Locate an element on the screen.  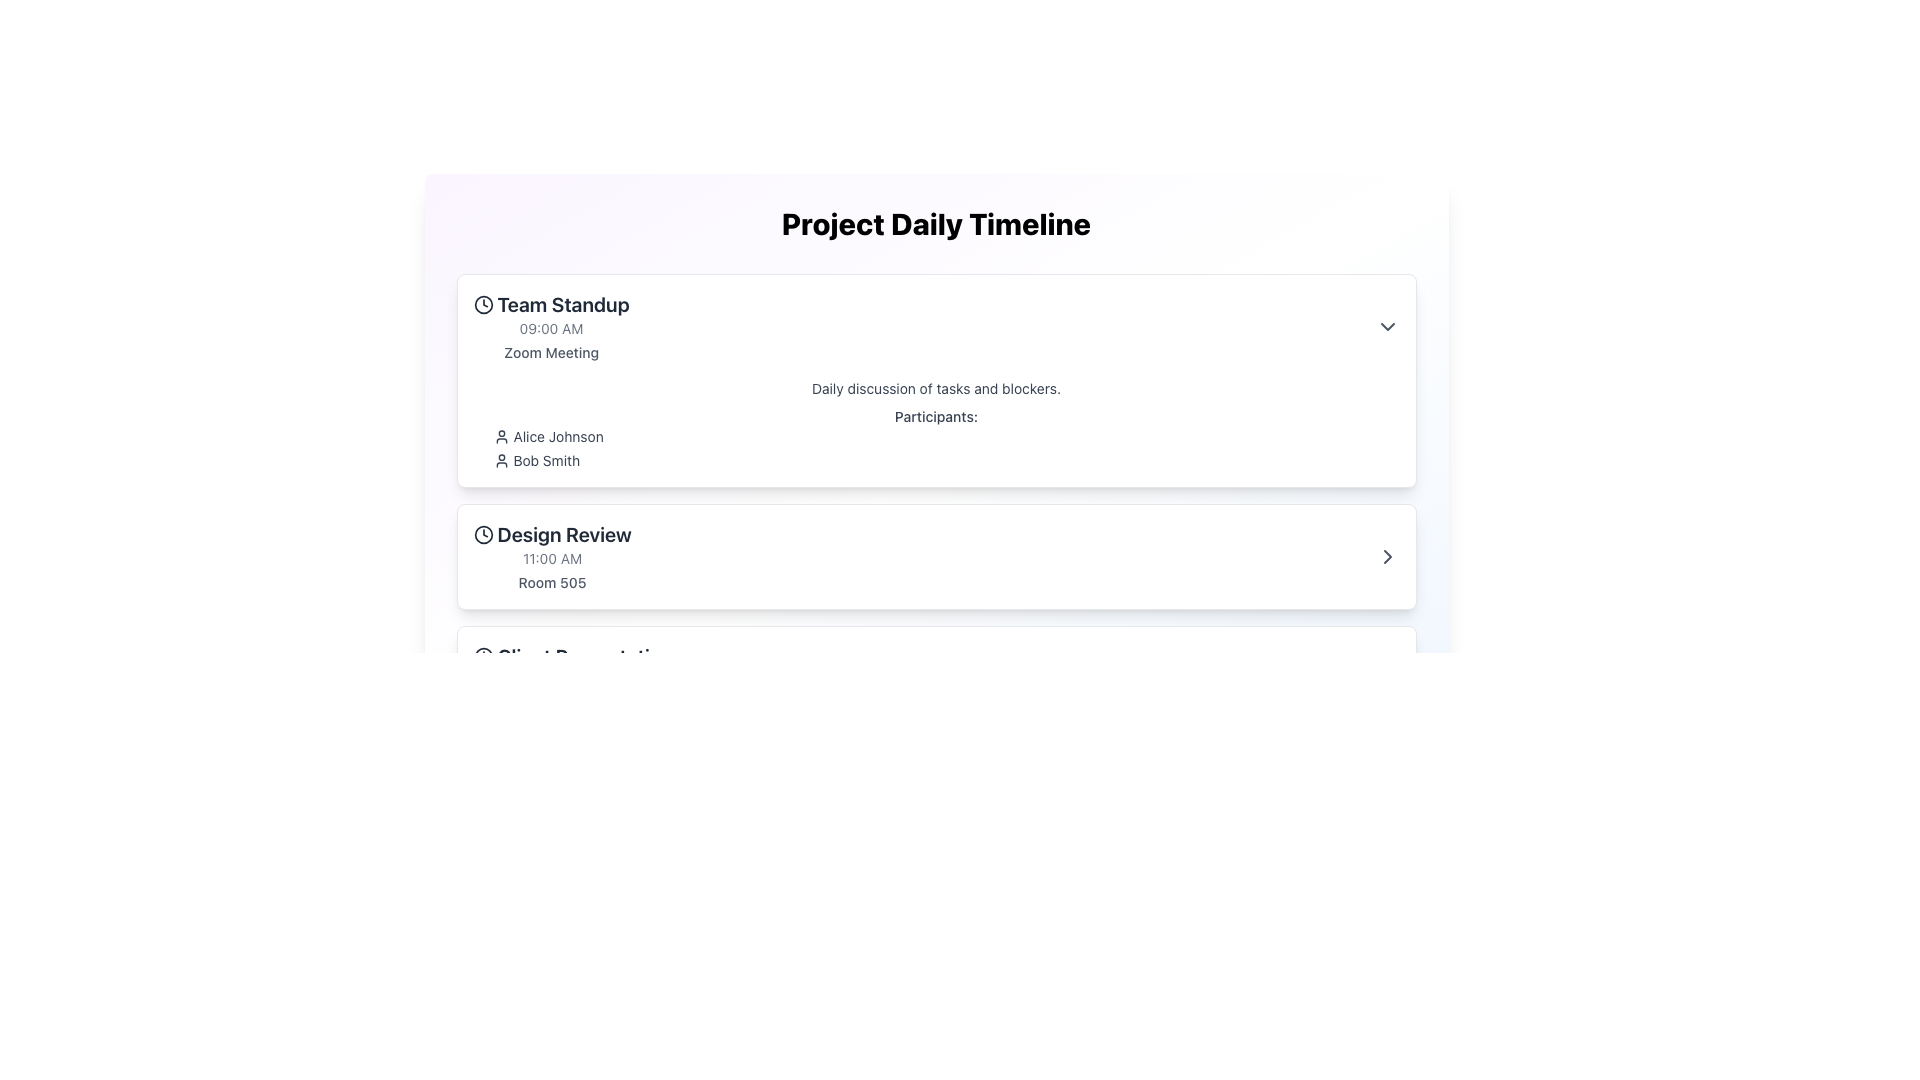
the text label displaying 'Room 505' in muted gray color, located under the '11:00 AM' time label in the Design Review section is located at coordinates (552, 582).